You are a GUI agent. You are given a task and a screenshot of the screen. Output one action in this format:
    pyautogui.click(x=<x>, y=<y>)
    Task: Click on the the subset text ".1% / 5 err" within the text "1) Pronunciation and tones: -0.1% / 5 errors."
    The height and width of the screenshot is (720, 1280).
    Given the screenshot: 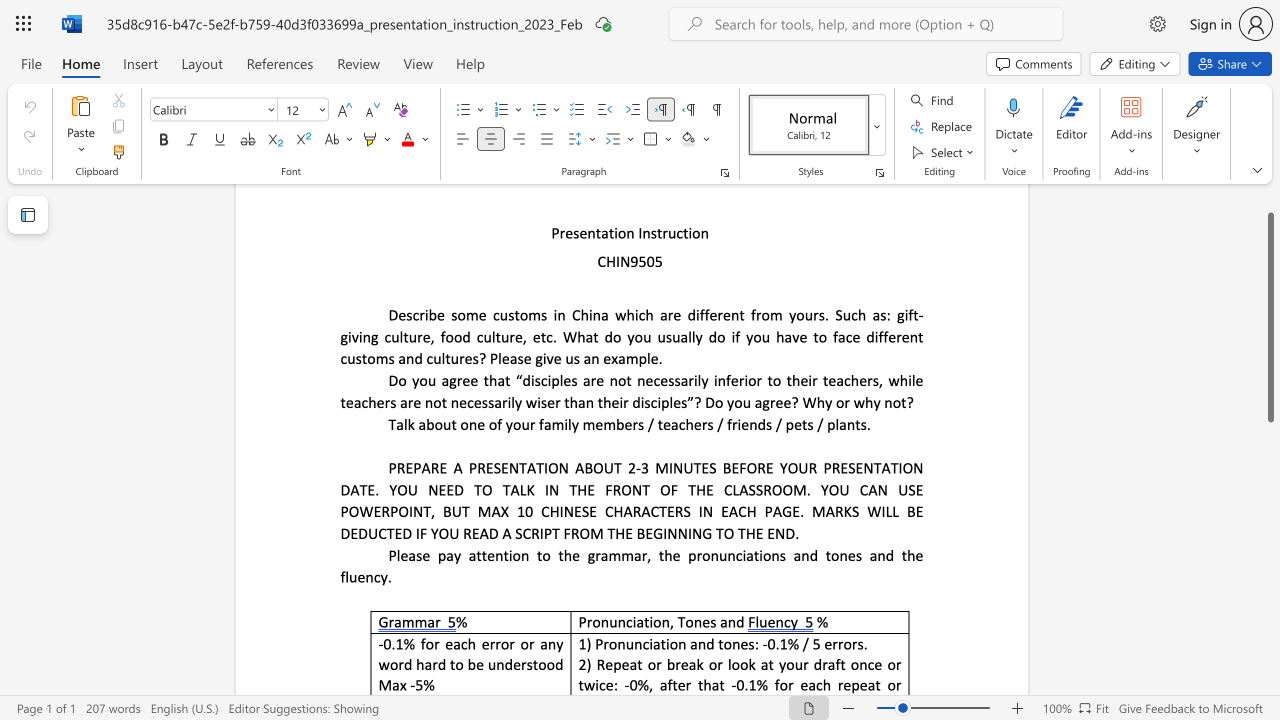 What is the action you would take?
    pyautogui.click(x=774, y=644)
    